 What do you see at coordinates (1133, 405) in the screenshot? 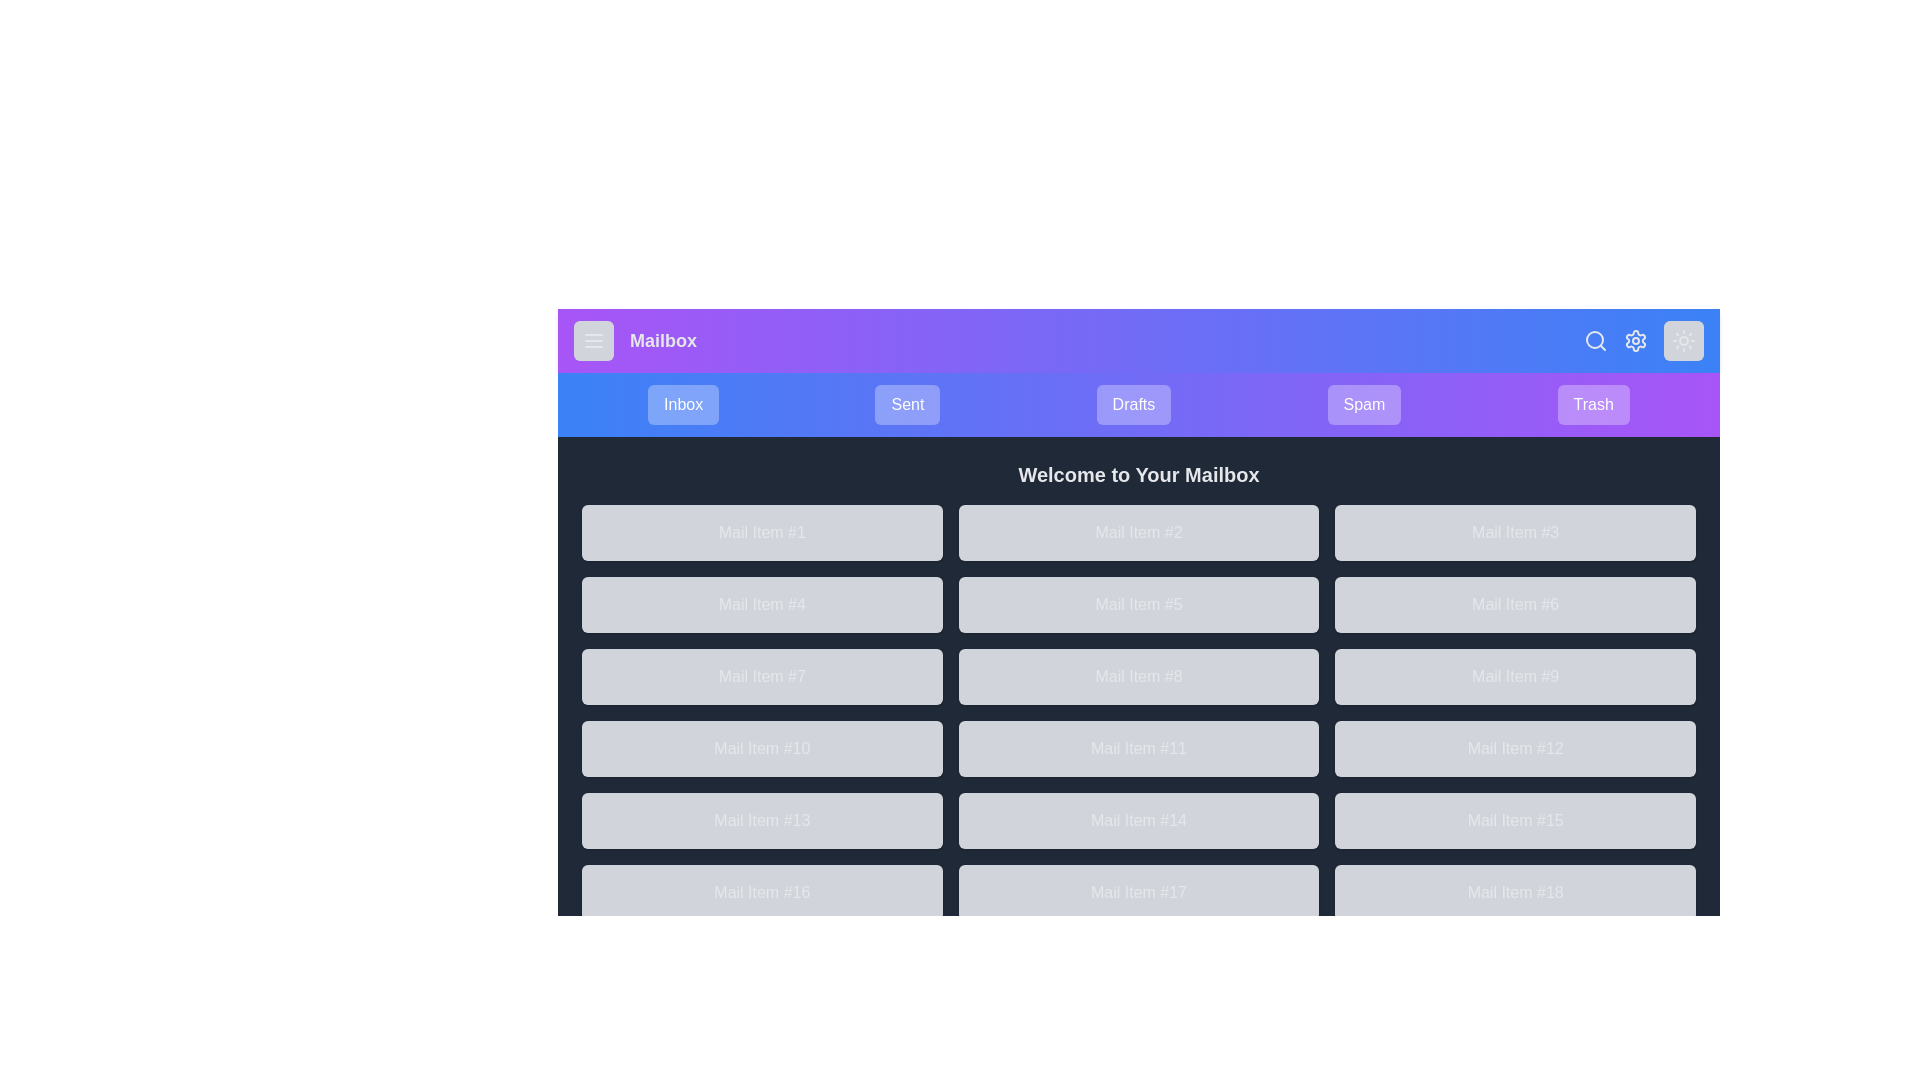
I see `the mailbox category Drafts to view its contents` at bounding box center [1133, 405].